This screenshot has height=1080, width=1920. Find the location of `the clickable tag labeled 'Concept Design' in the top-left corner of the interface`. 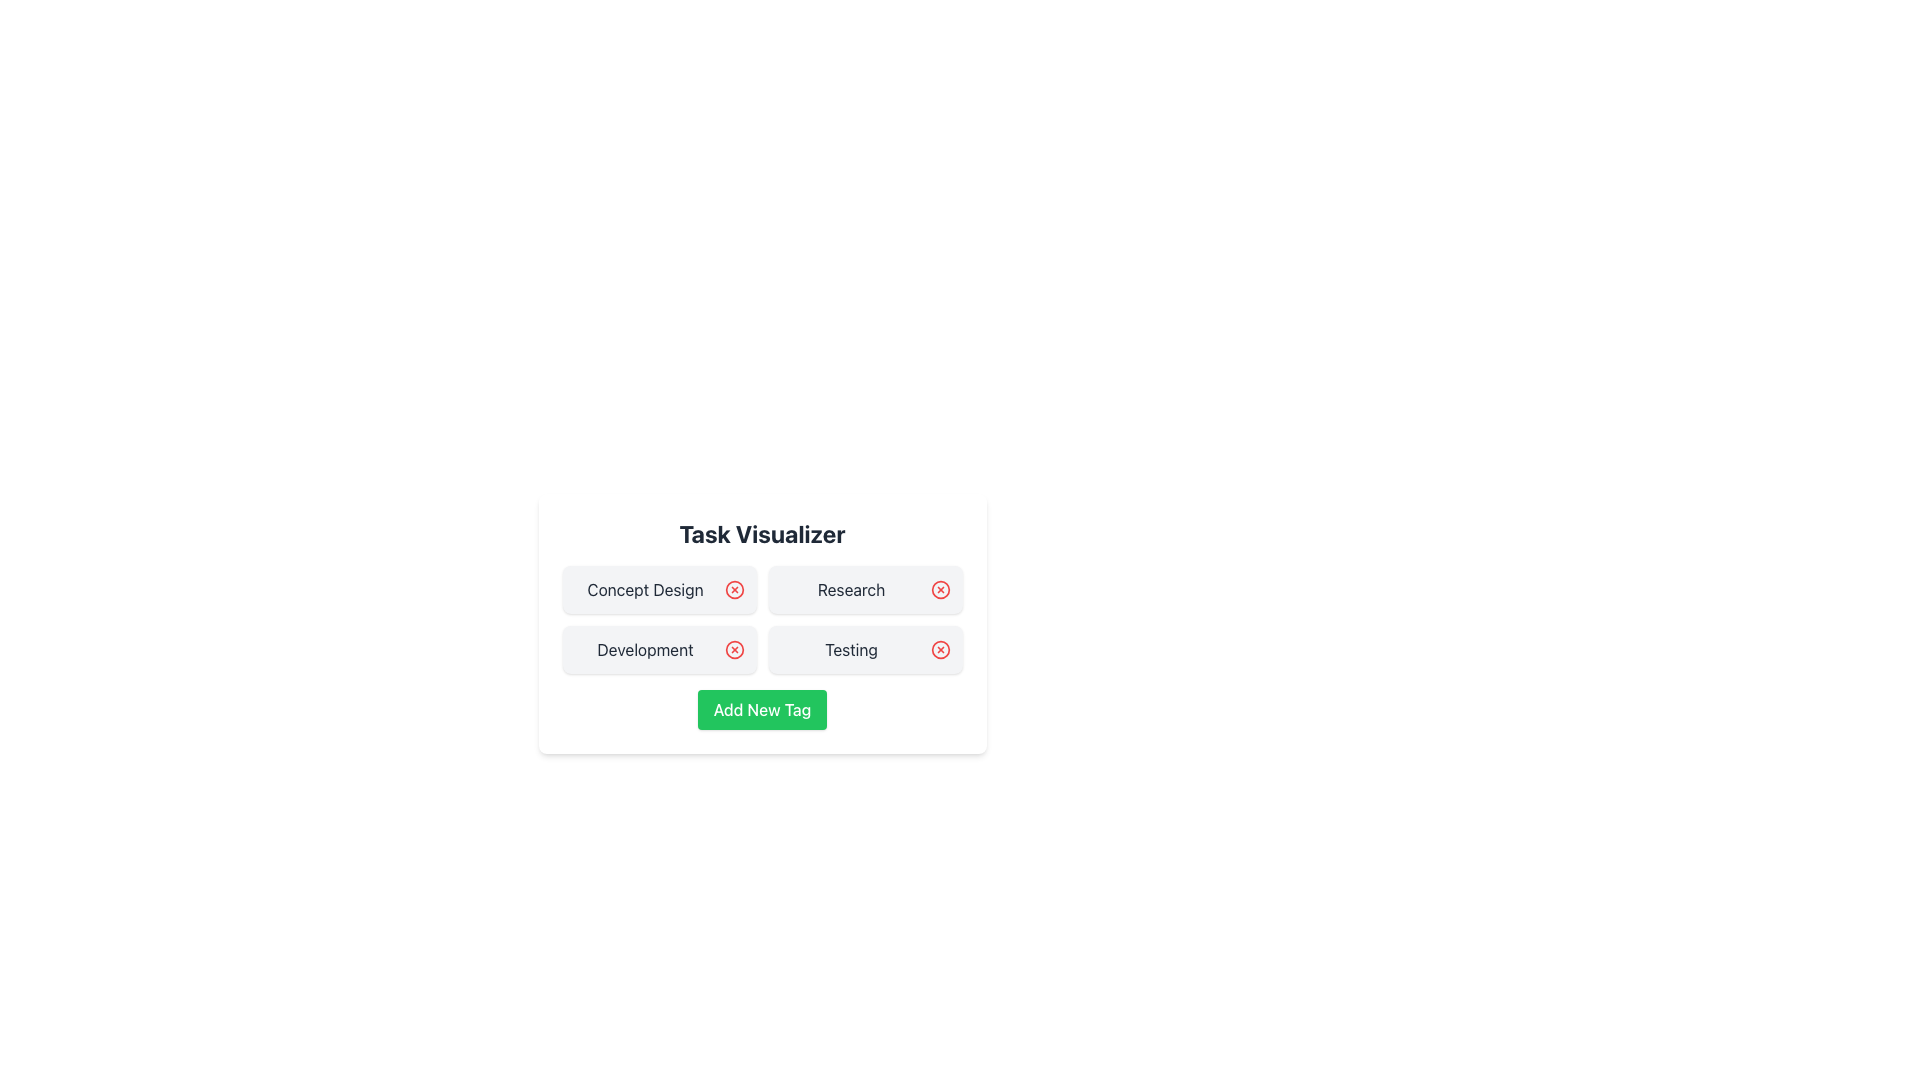

the clickable tag labeled 'Concept Design' in the top-left corner of the interface is located at coordinates (659, 589).